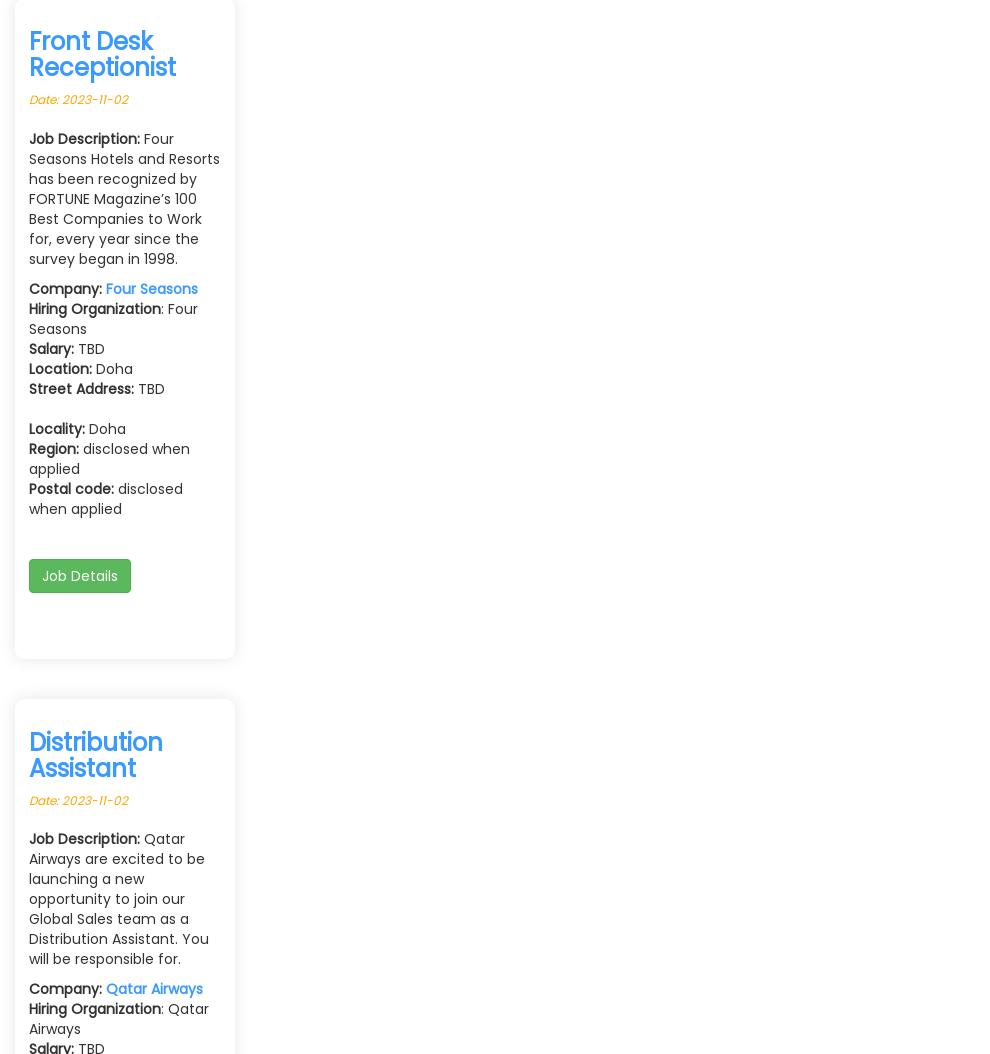 The image size is (990, 1054). I want to click on 'Salary:', so click(28, 348).